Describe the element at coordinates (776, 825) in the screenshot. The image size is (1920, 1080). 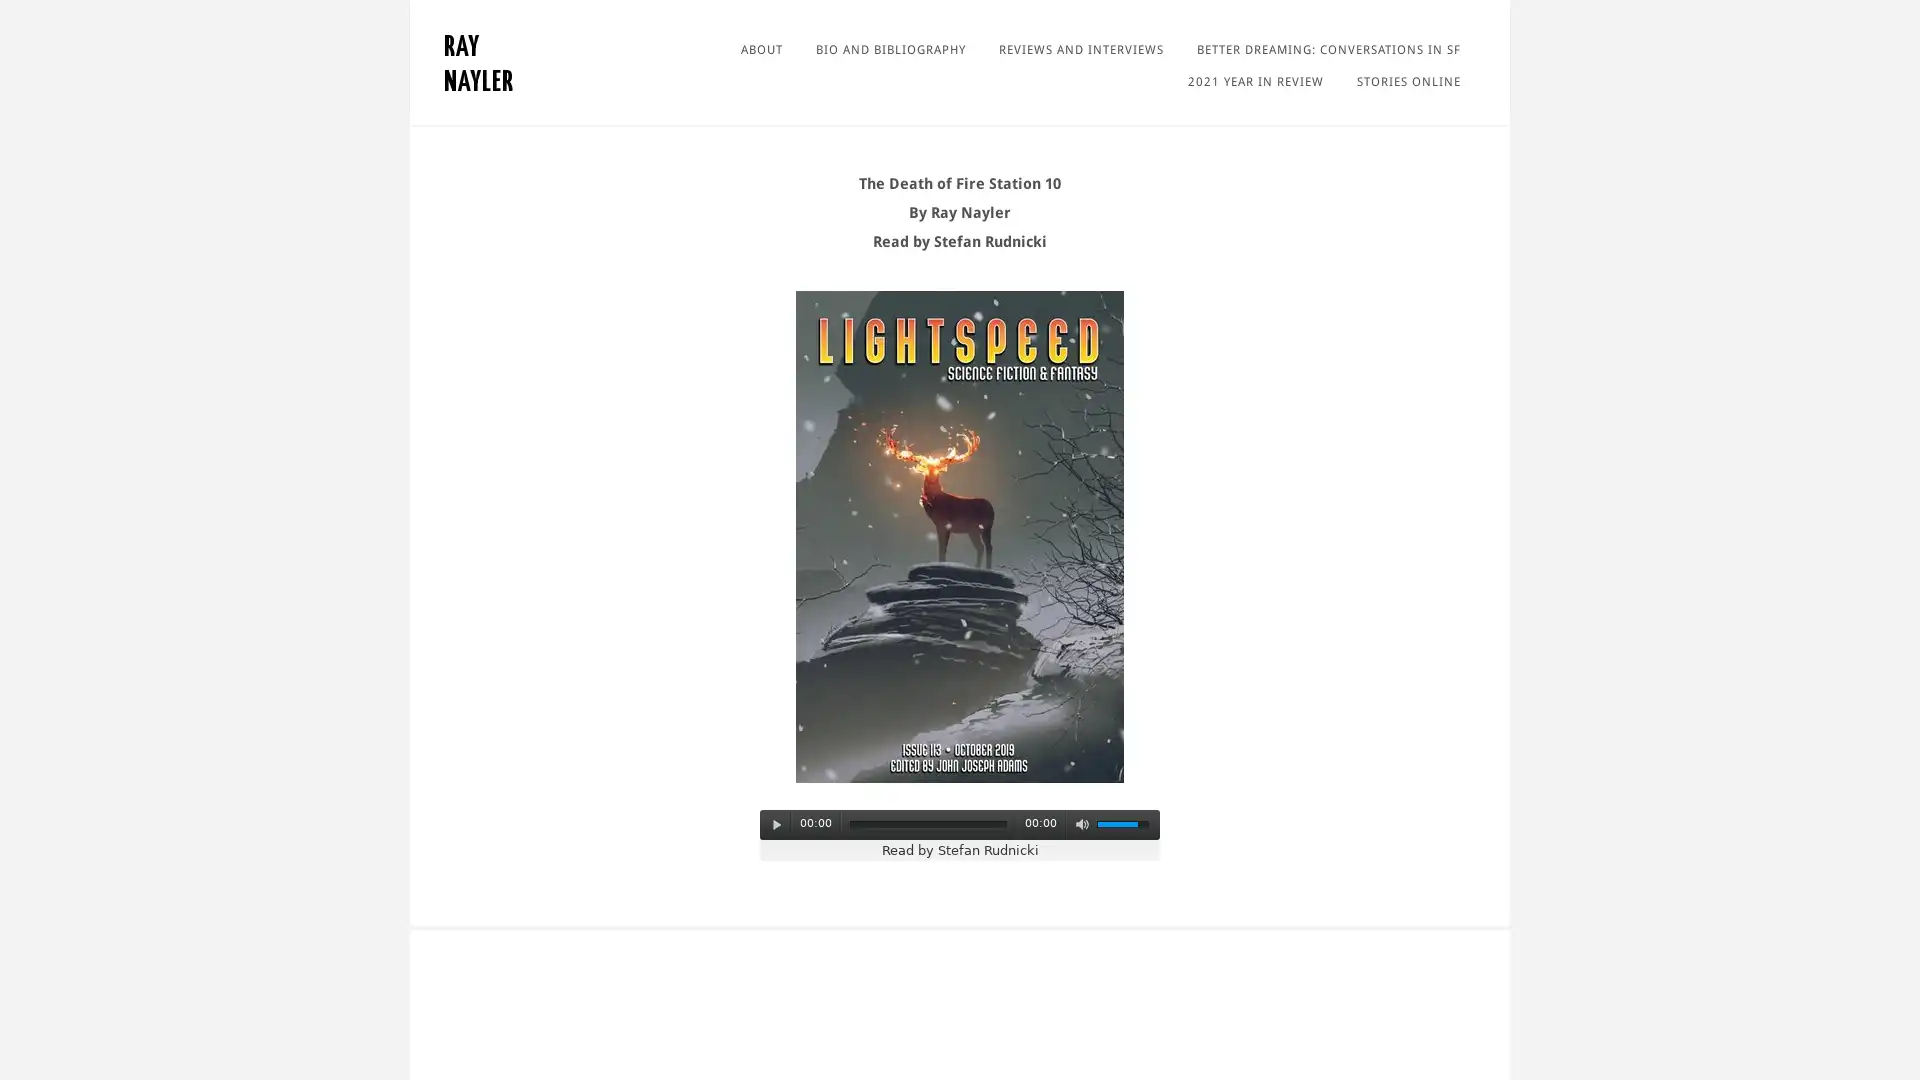
I see `Play/Pause` at that location.